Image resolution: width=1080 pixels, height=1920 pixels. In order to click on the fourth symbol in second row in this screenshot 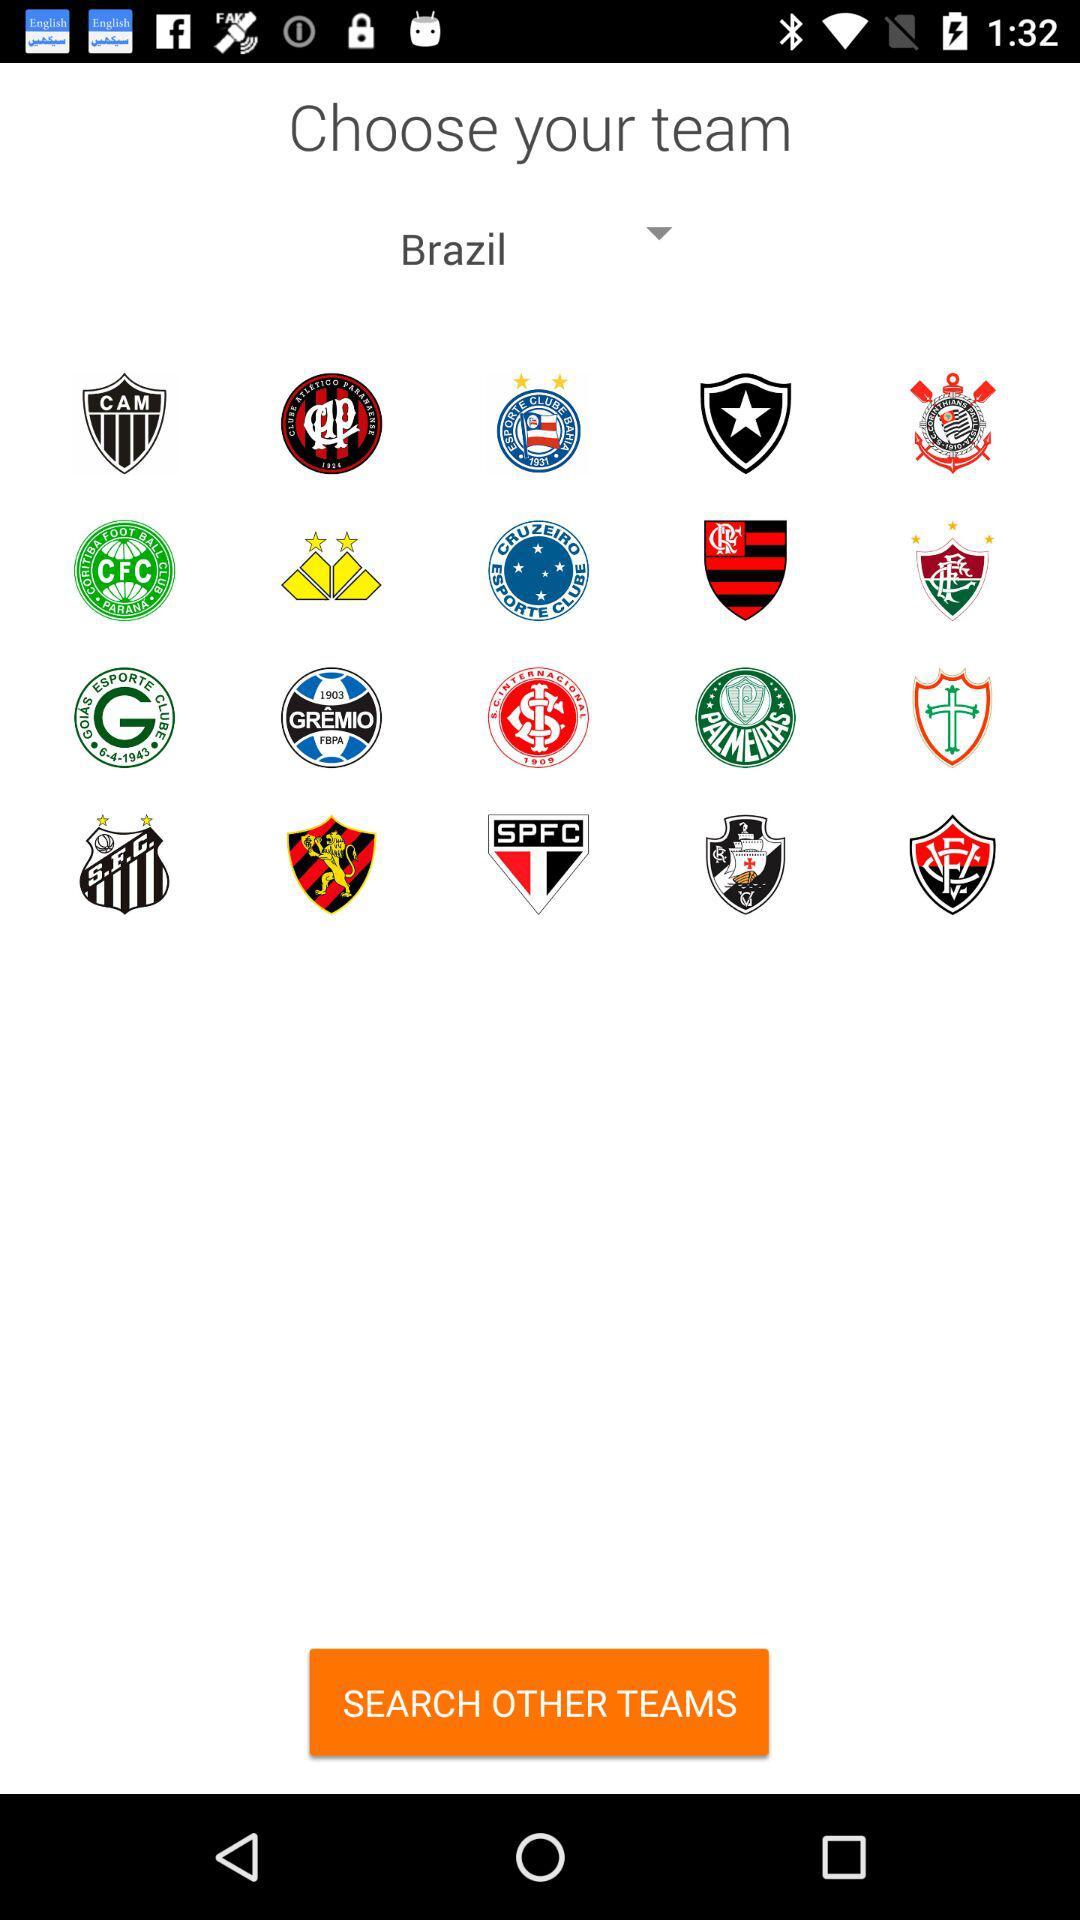, I will do `click(745, 569)`.